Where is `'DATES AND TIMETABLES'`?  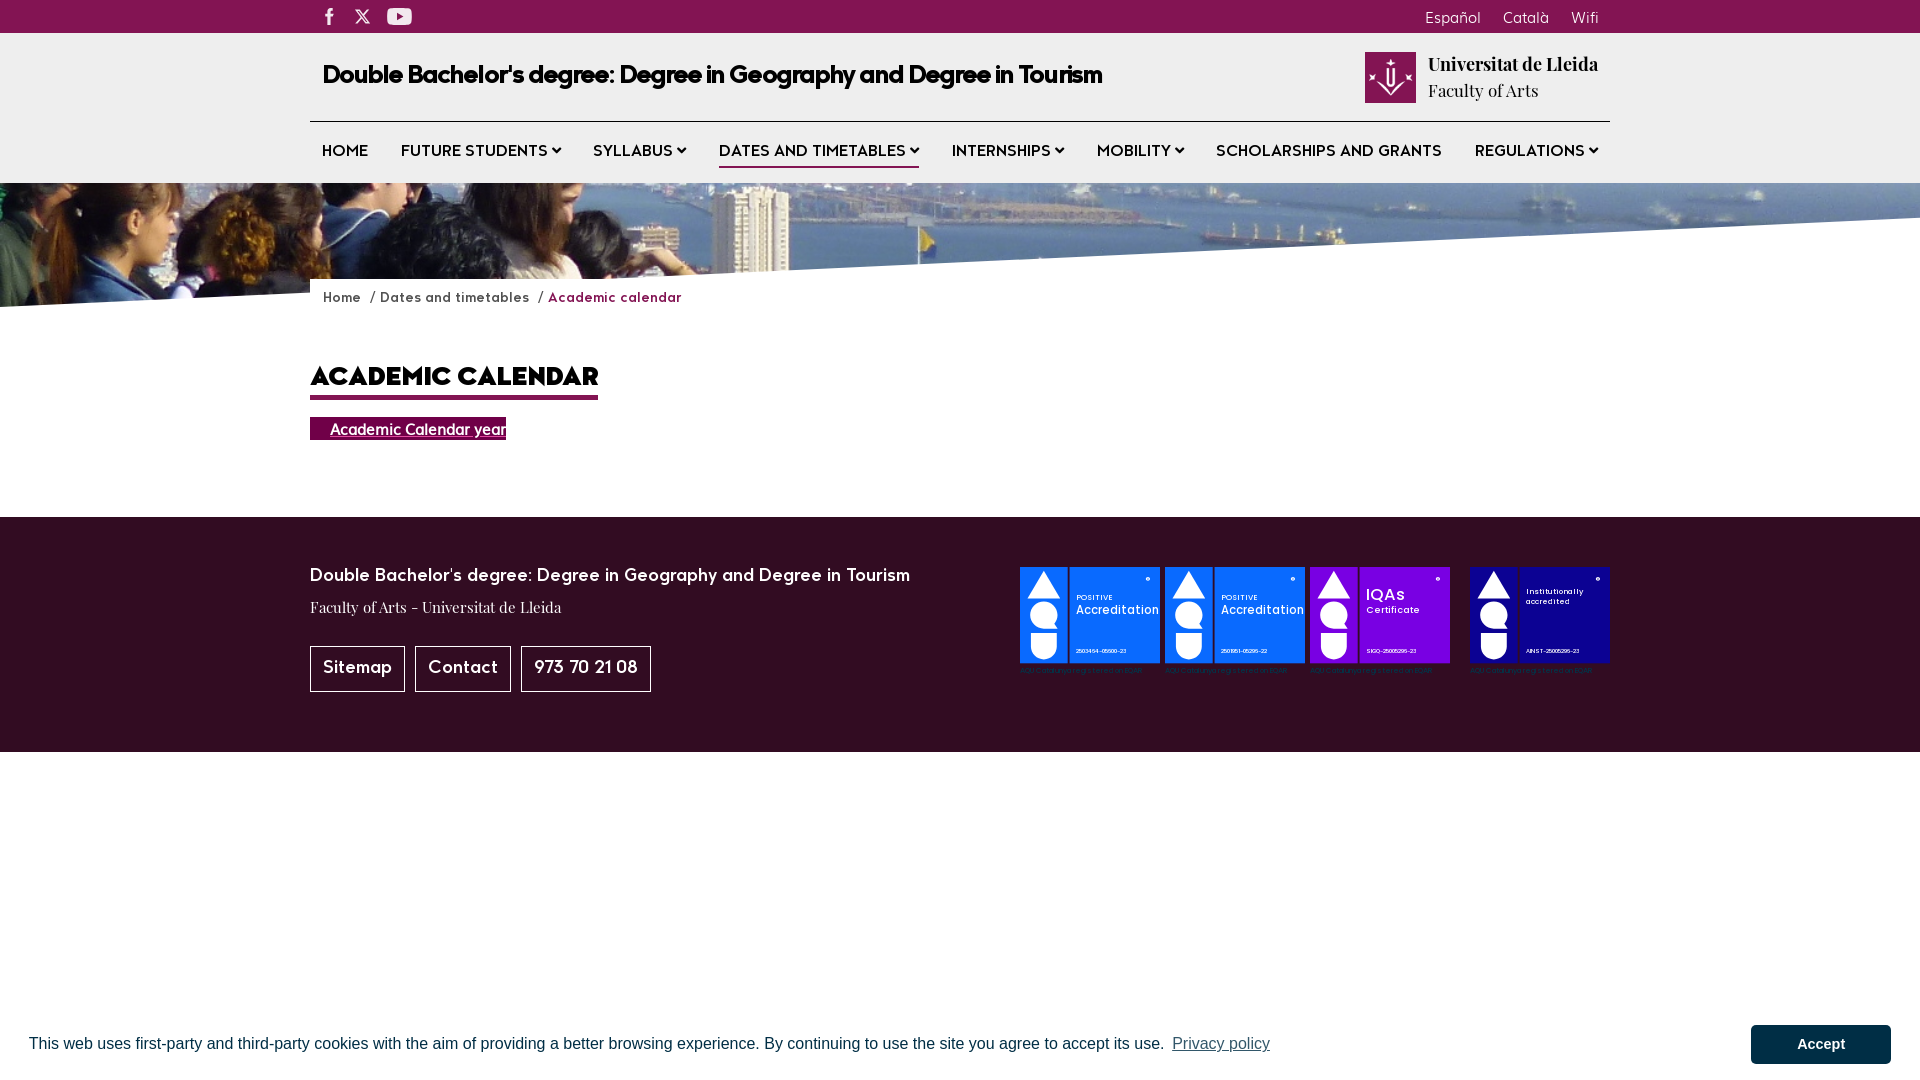
'DATES AND TIMETABLES' is located at coordinates (819, 151).